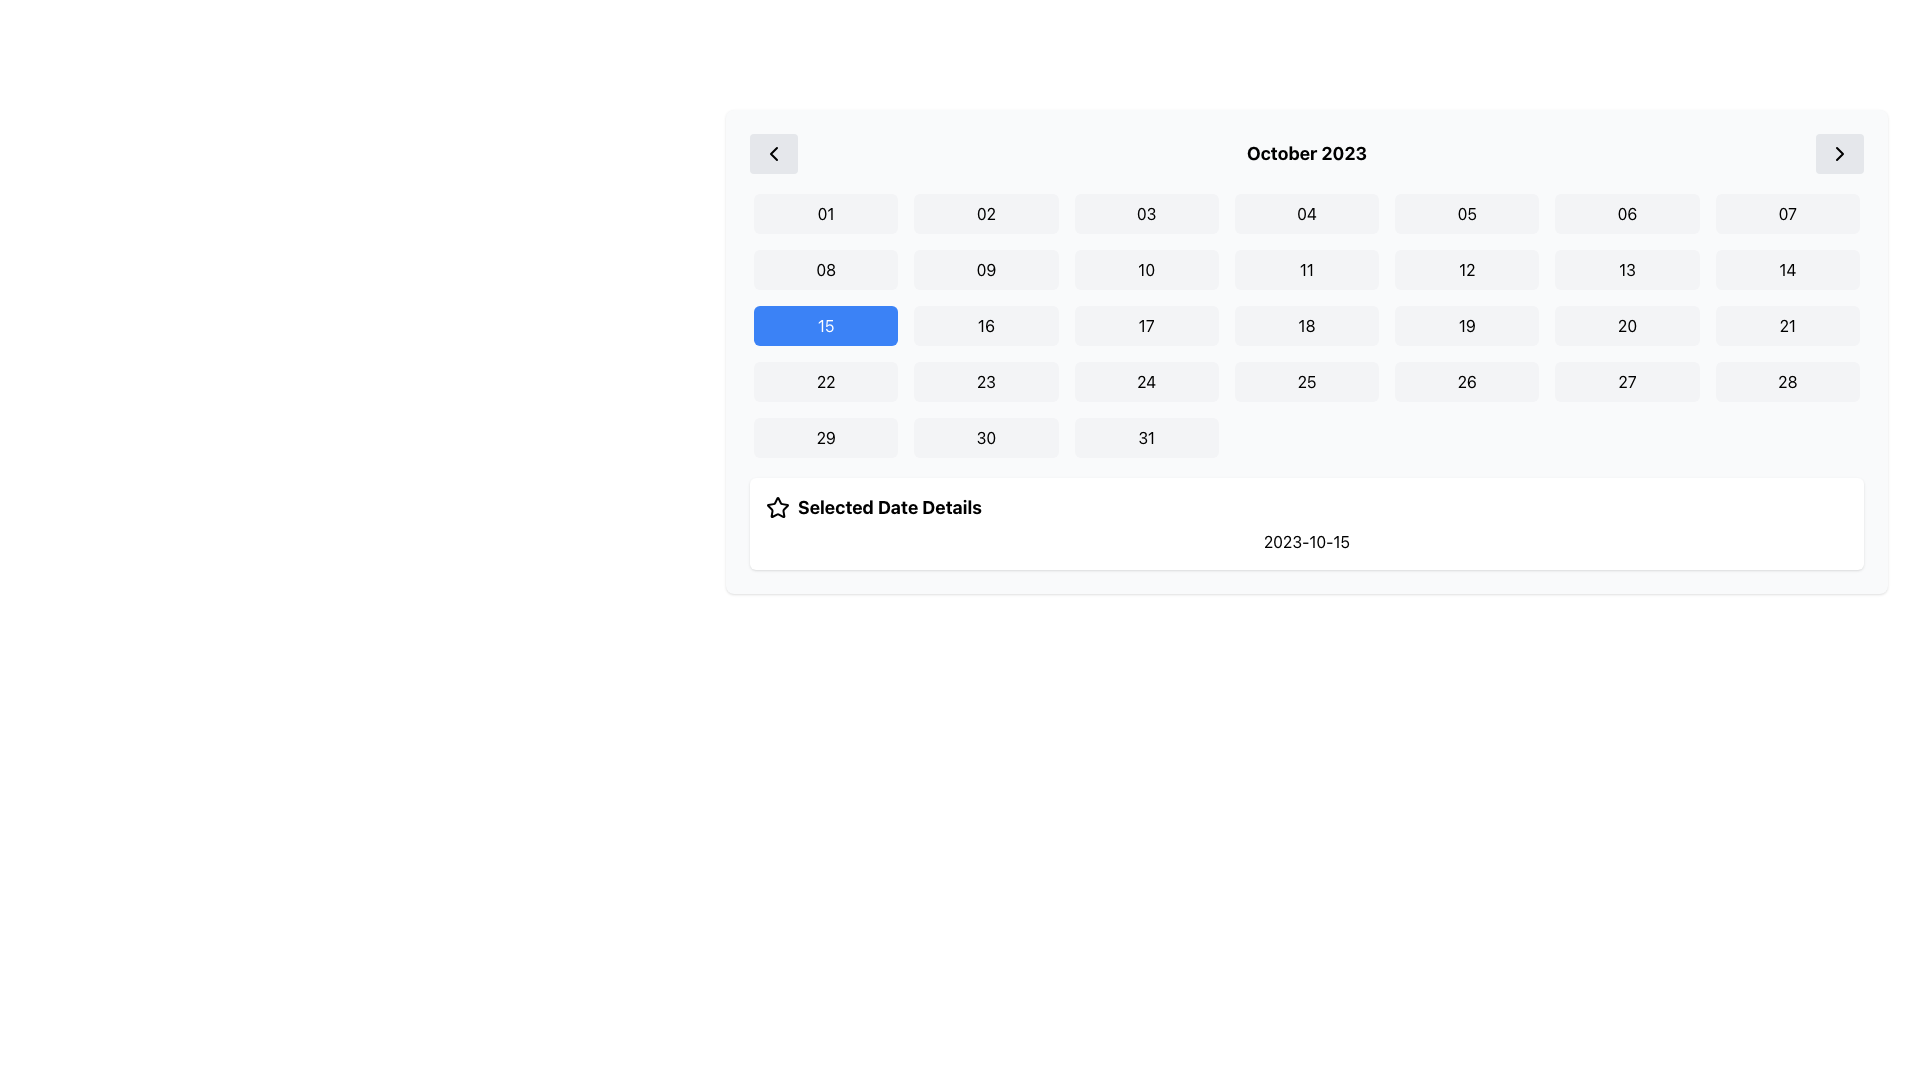 This screenshot has width=1920, height=1080. What do you see at coordinates (772, 153) in the screenshot?
I see `the black left-pointing arrow icon located in the top-left section of the calendar interface` at bounding box center [772, 153].